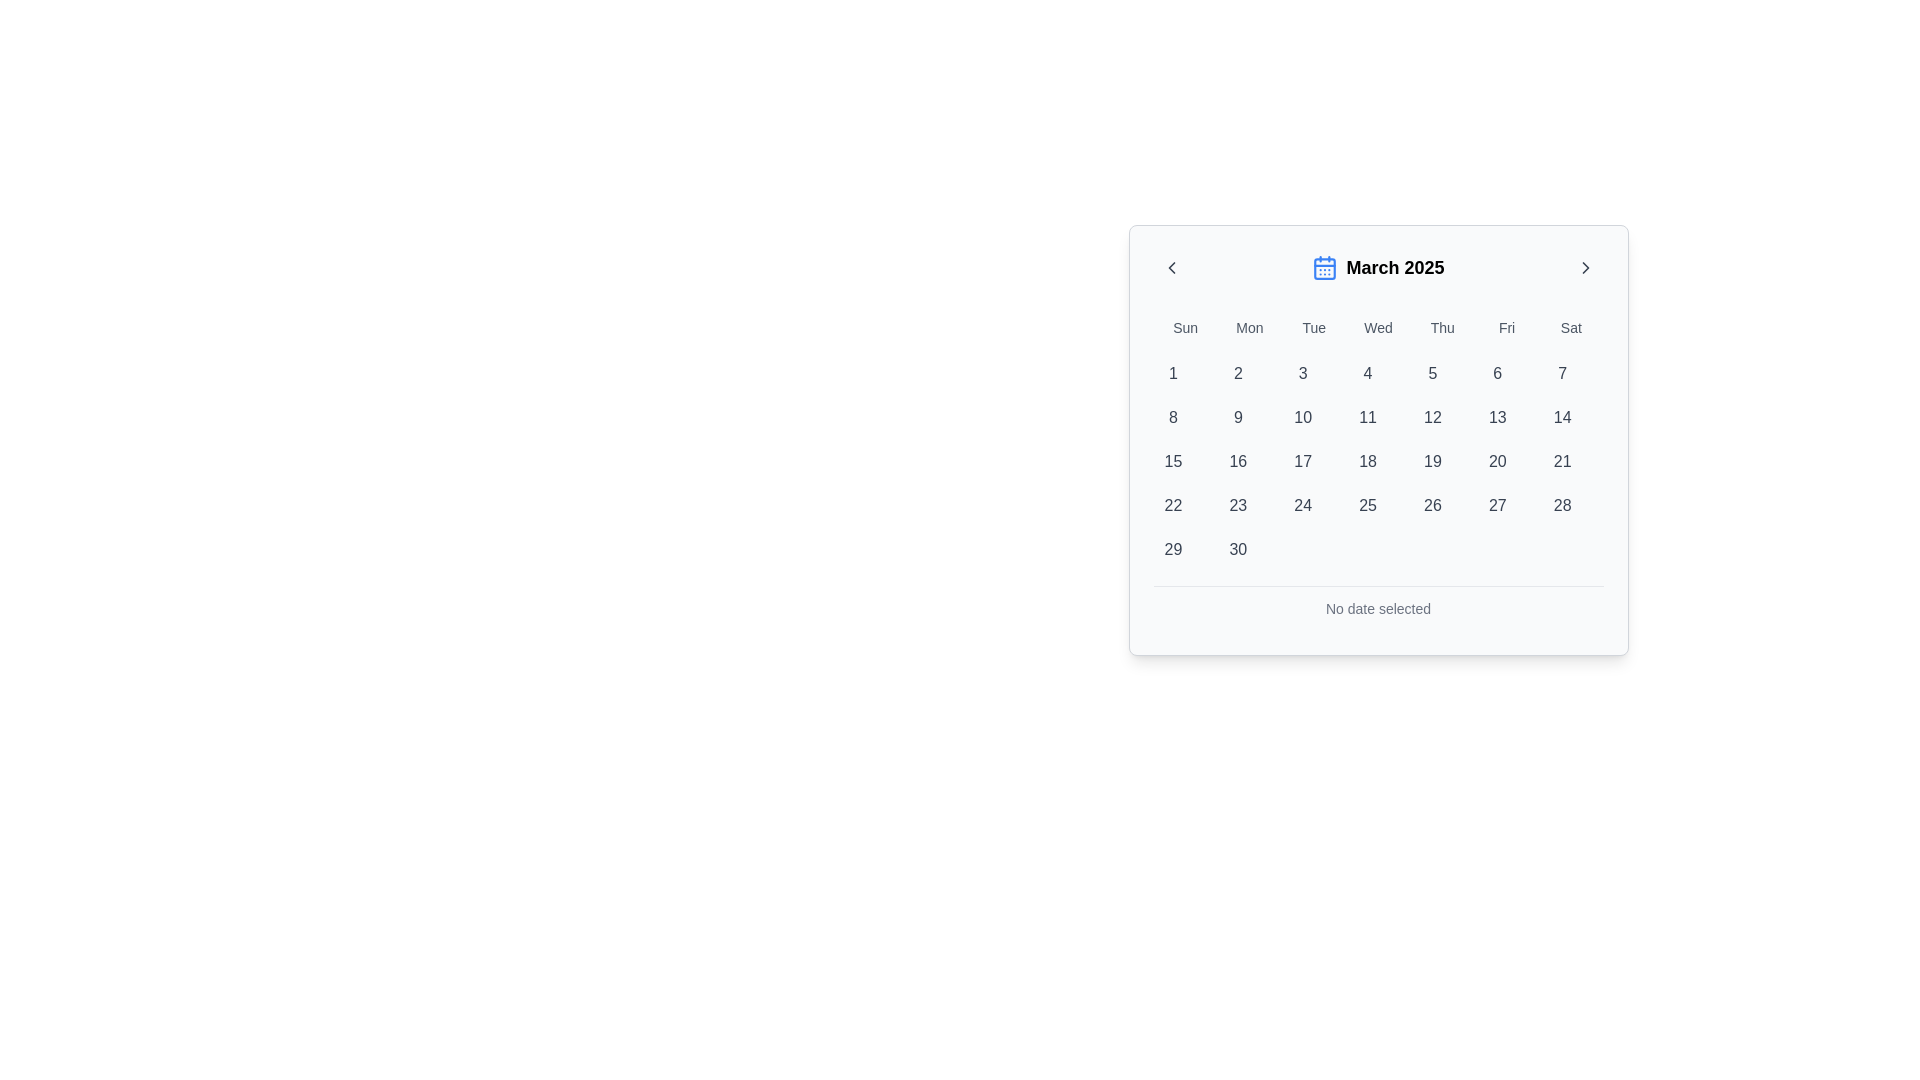 This screenshot has width=1920, height=1080. Describe the element at coordinates (1248, 326) in the screenshot. I see `the Text Label displaying 'Mon', which is styled with a medium font size and gray color, located in the weekday headers row of the calendar, positioned between 'Sun' and 'Tue'` at that location.